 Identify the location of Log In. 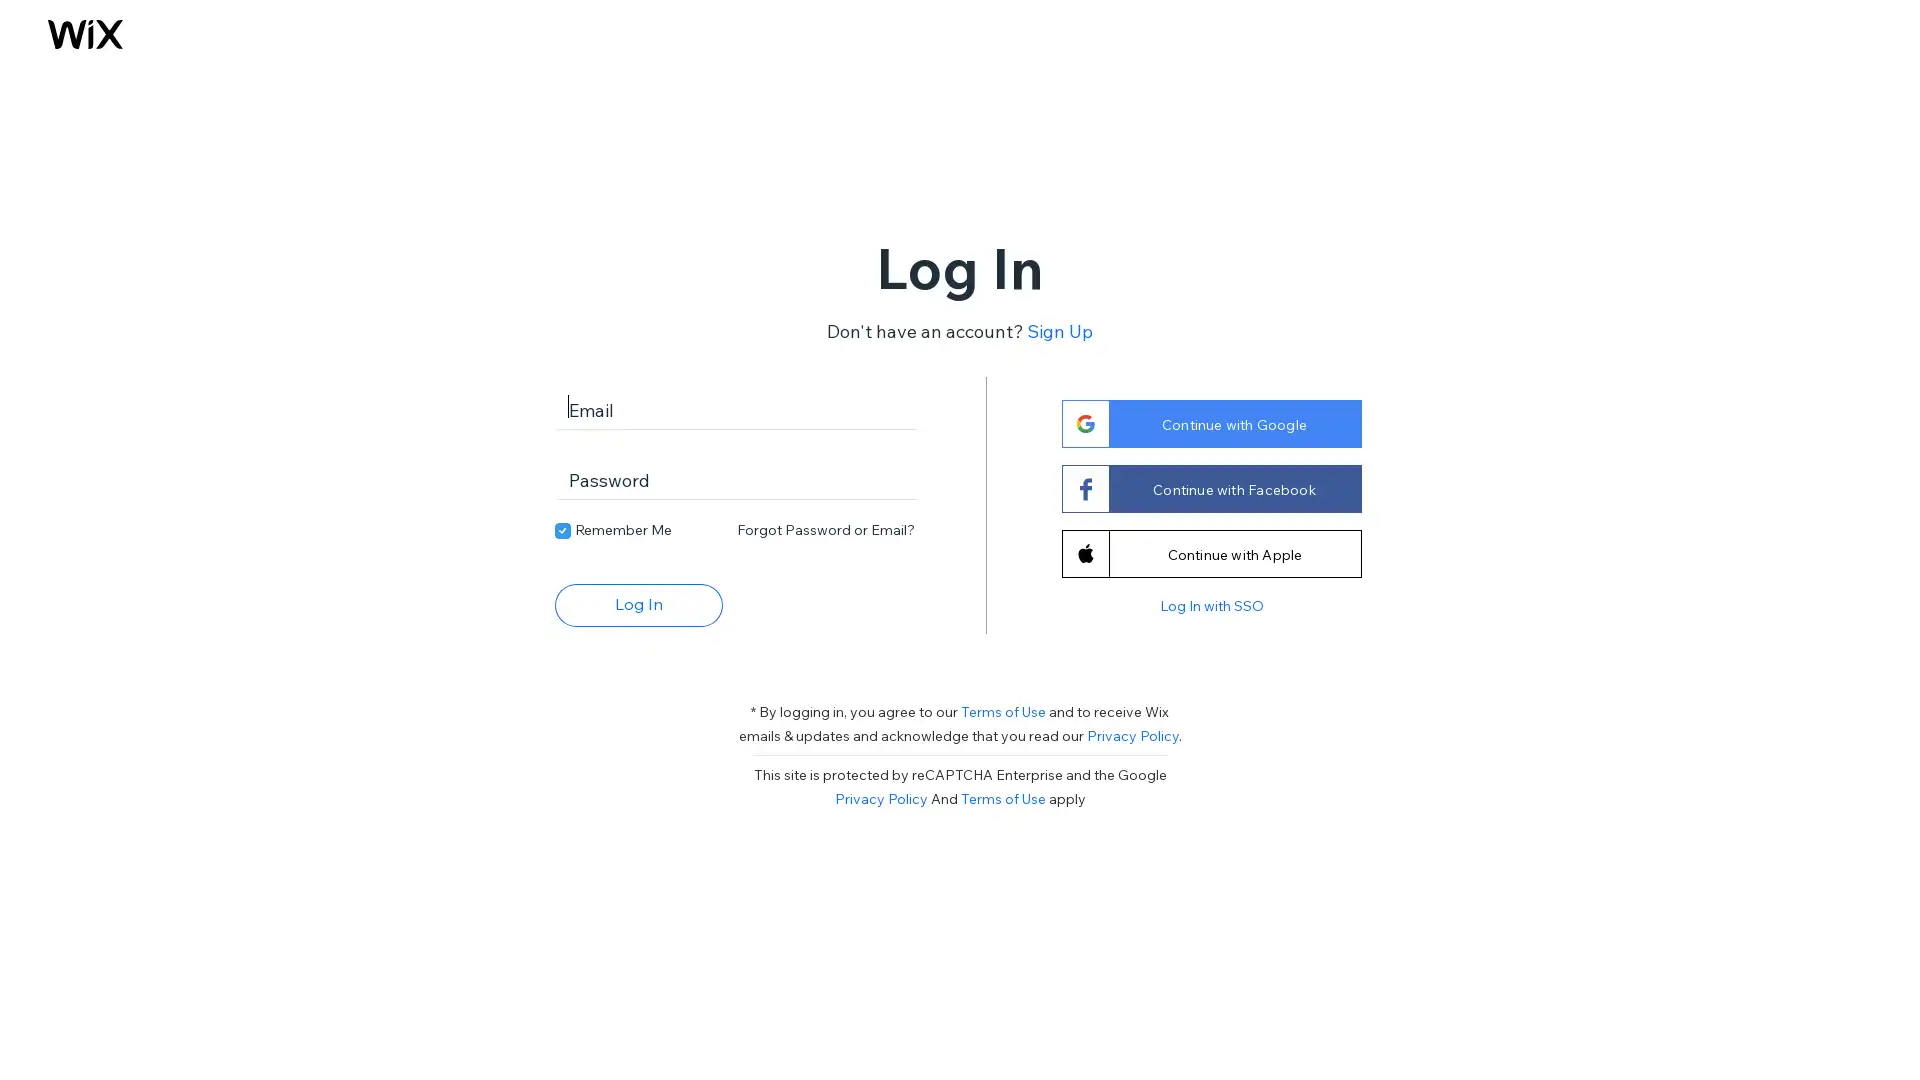
(637, 603).